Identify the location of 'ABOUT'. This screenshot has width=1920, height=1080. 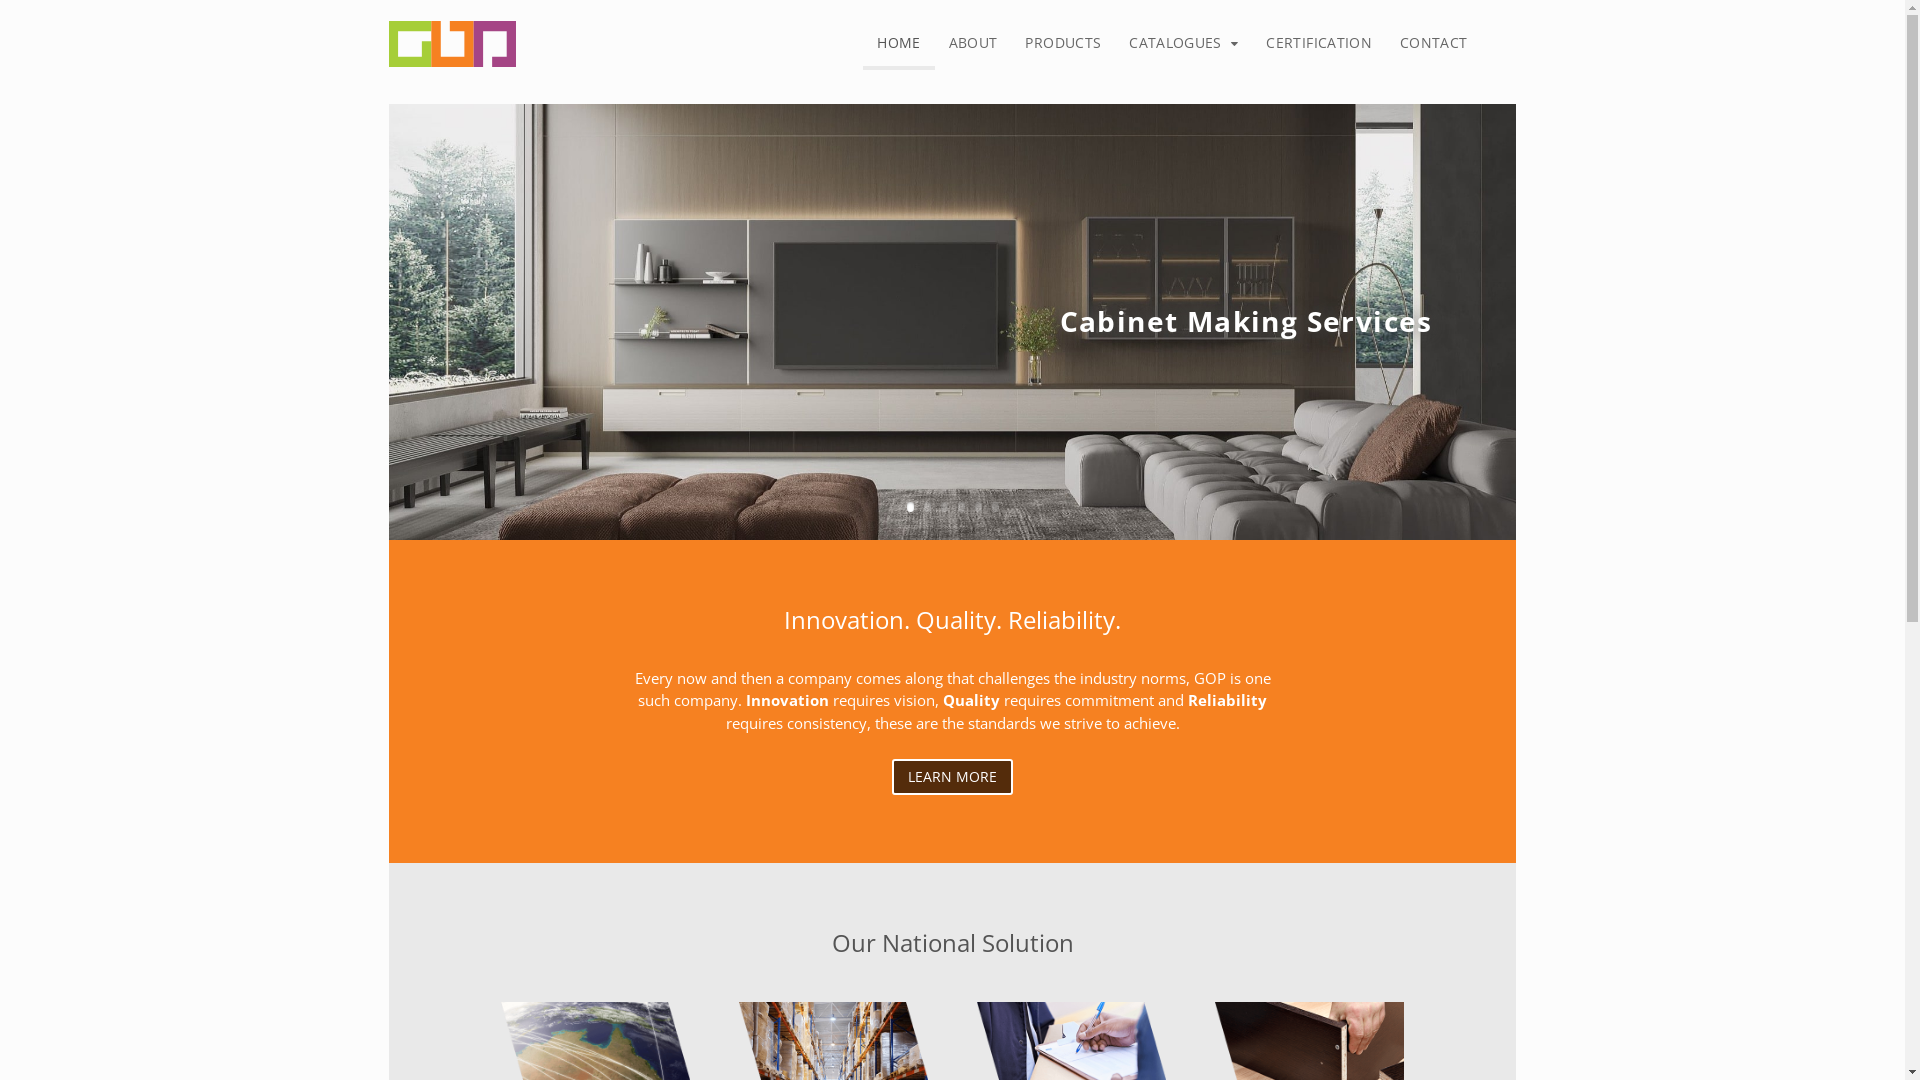
(973, 43).